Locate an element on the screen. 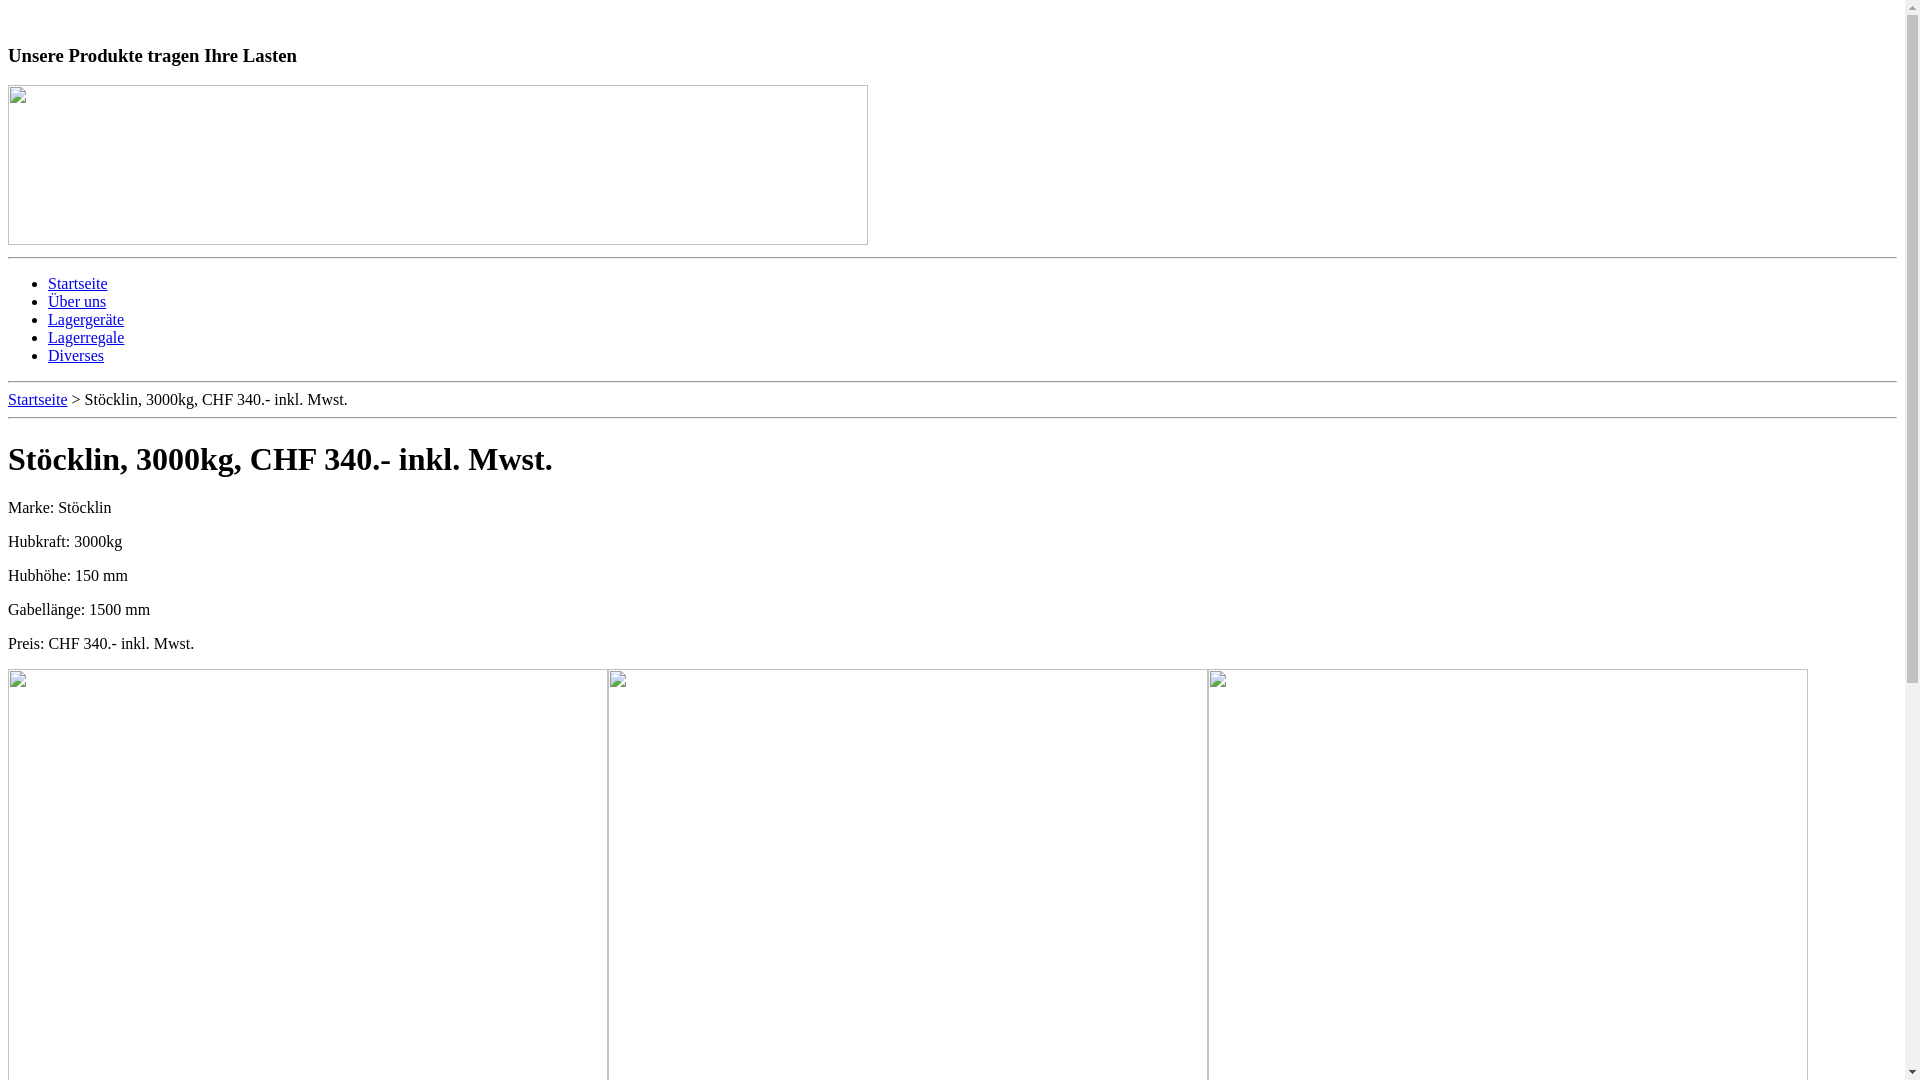 Image resolution: width=1920 pixels, height=1080 pixels. 'Startseite' is located at coordinates (8, 399).